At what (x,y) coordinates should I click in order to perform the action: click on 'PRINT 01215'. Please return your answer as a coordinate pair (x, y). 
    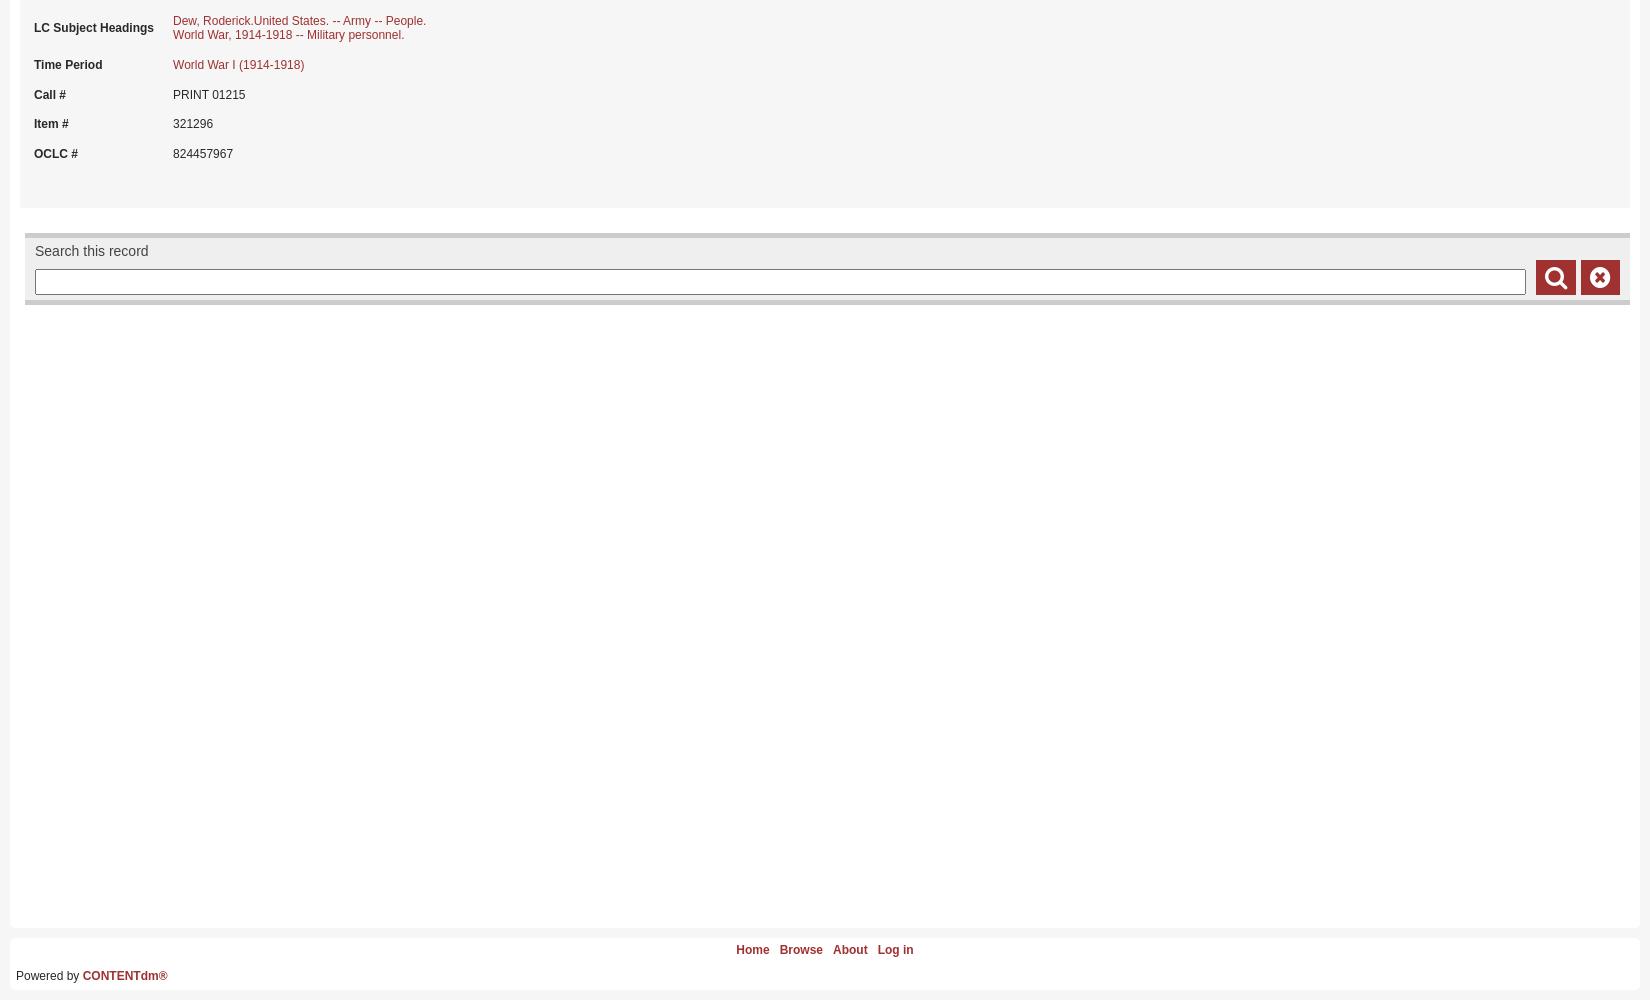
    Looking at the image, I should click on (209, 93).